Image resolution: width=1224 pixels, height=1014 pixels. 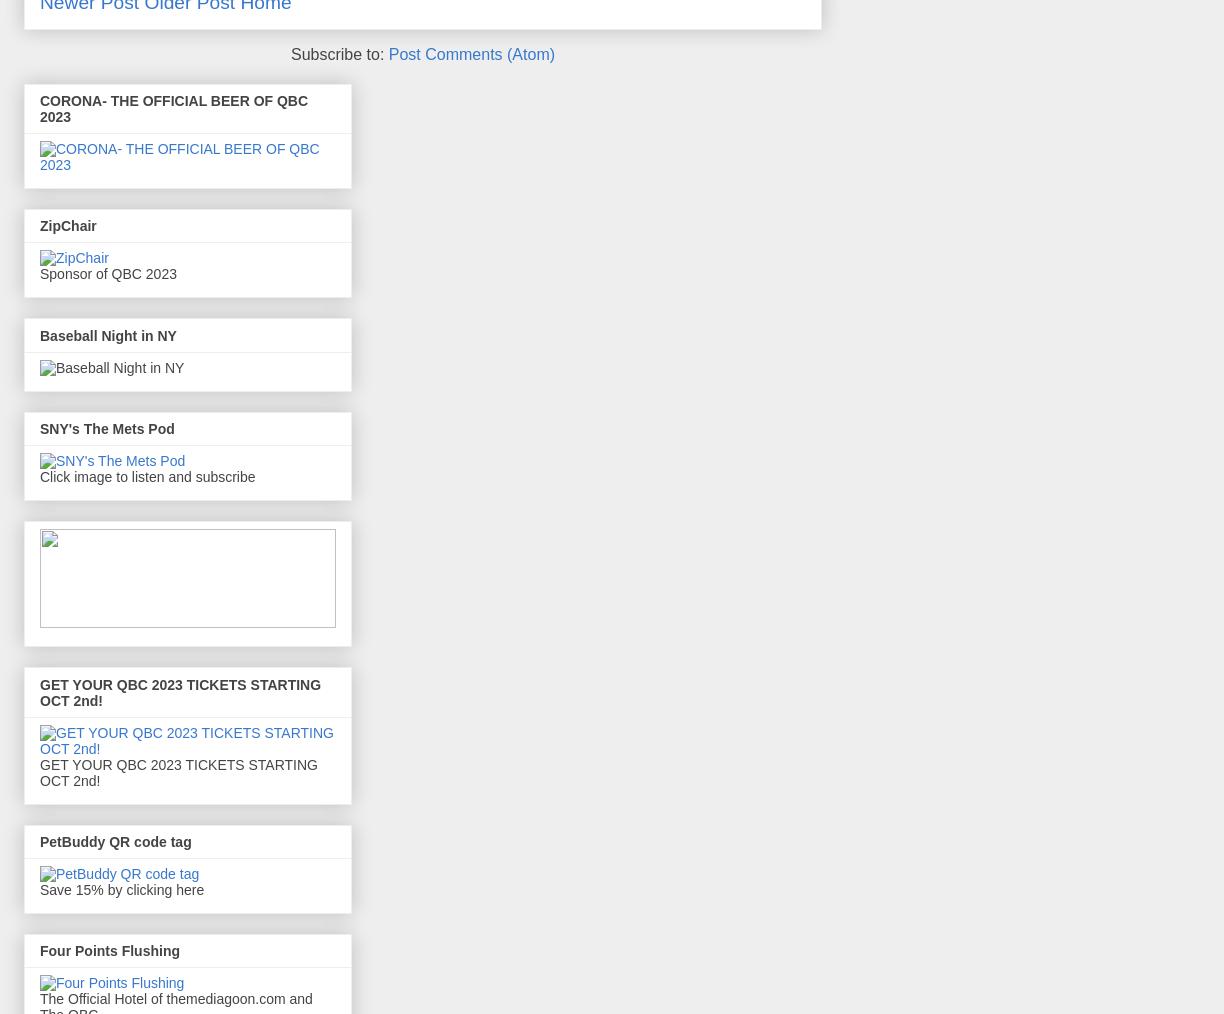 I want to click on 'Save 15% by clicking here', so click(x=121, y=887).